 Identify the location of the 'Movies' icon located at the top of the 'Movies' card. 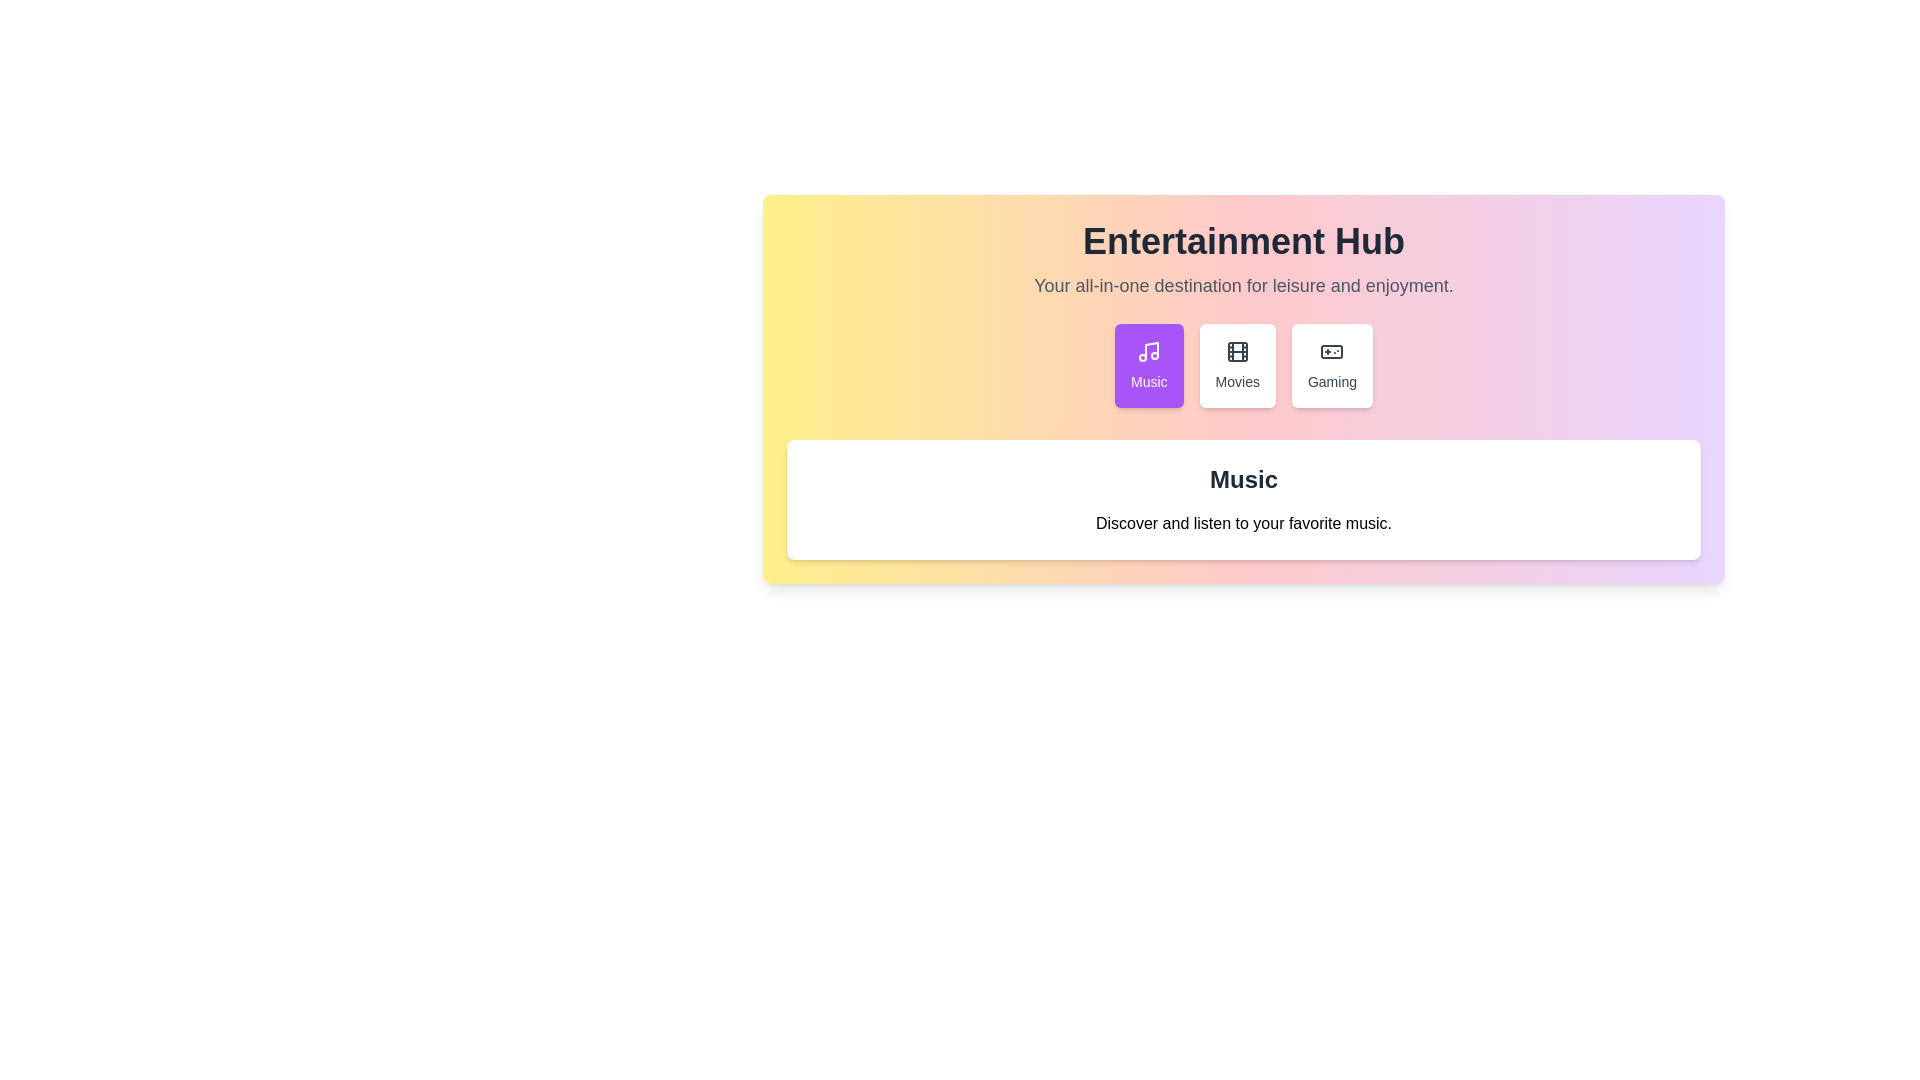
(1236, 350).